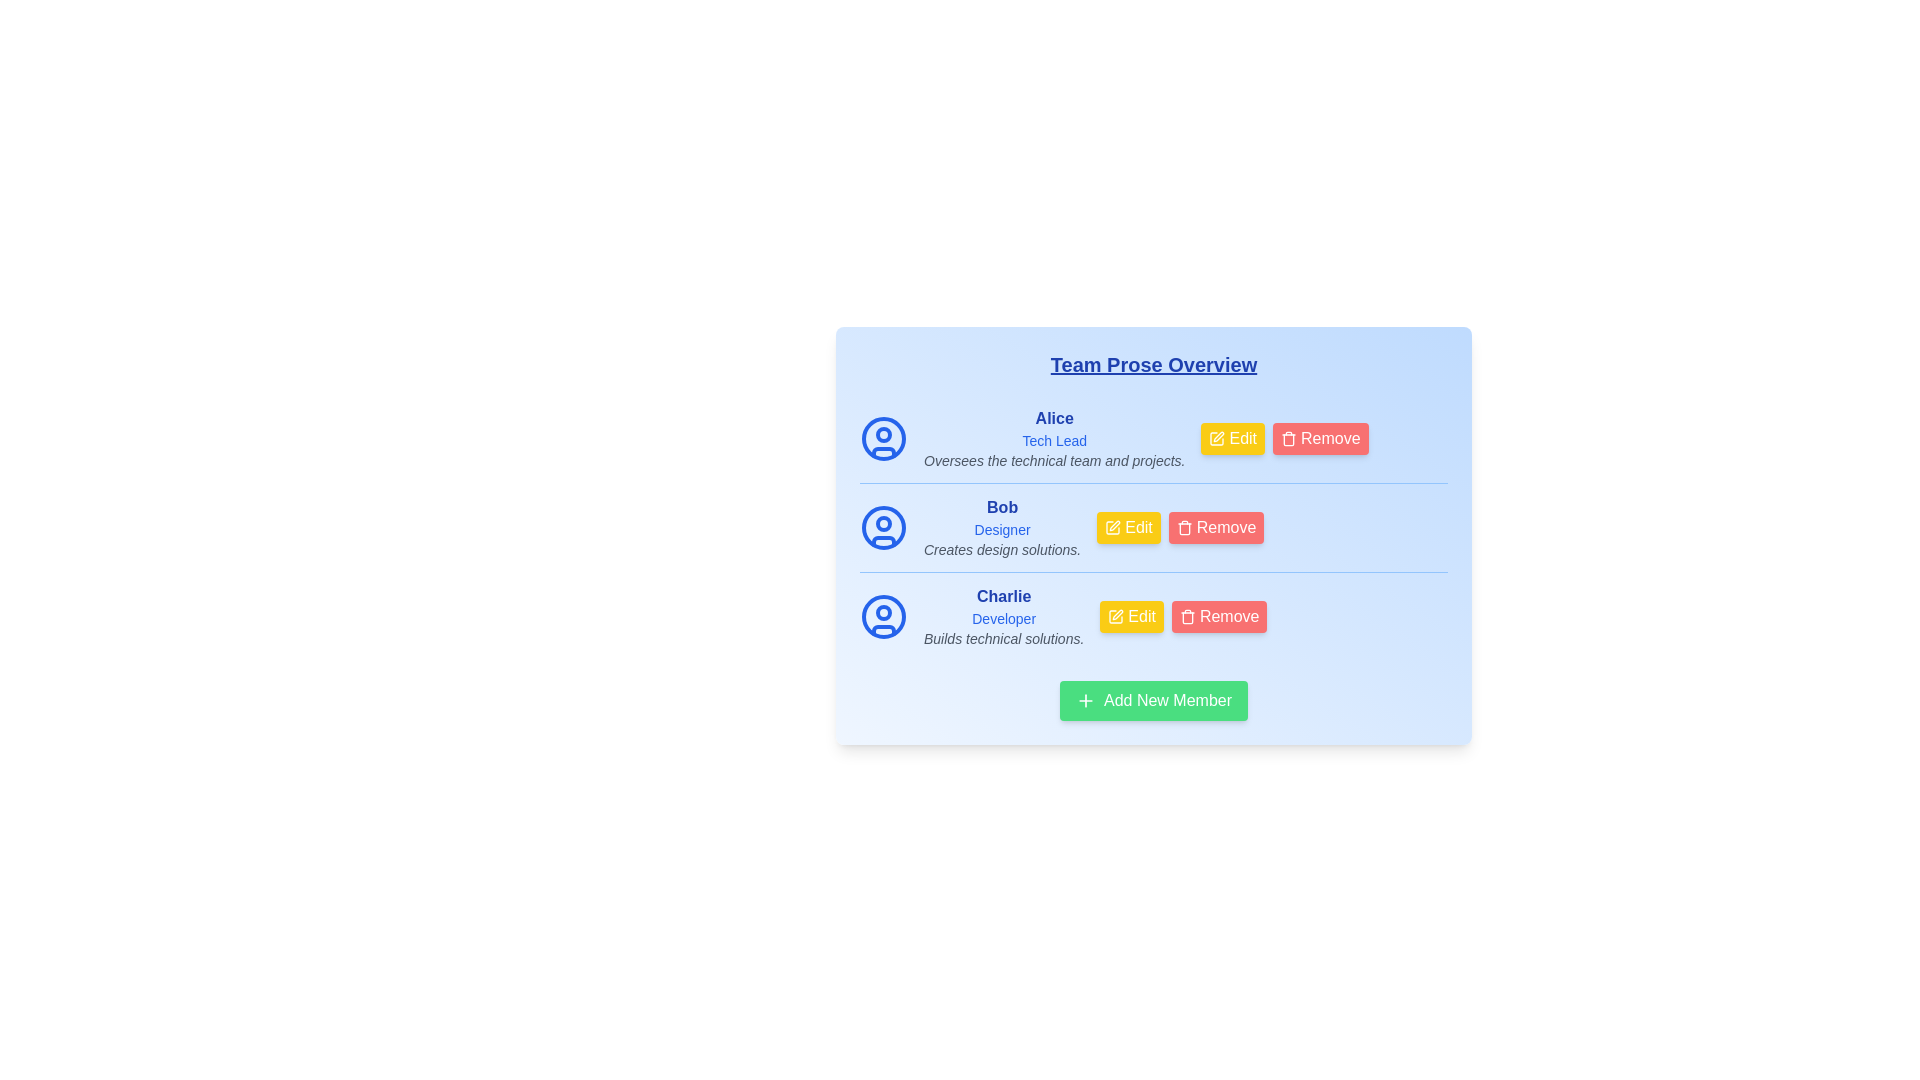  Describe the element at coordinates (1002, 528) in the screenshot. I see `the text label indicating the role 'Designer' for the team member 'Bob' located under his name in the second card of the team list` at that location.